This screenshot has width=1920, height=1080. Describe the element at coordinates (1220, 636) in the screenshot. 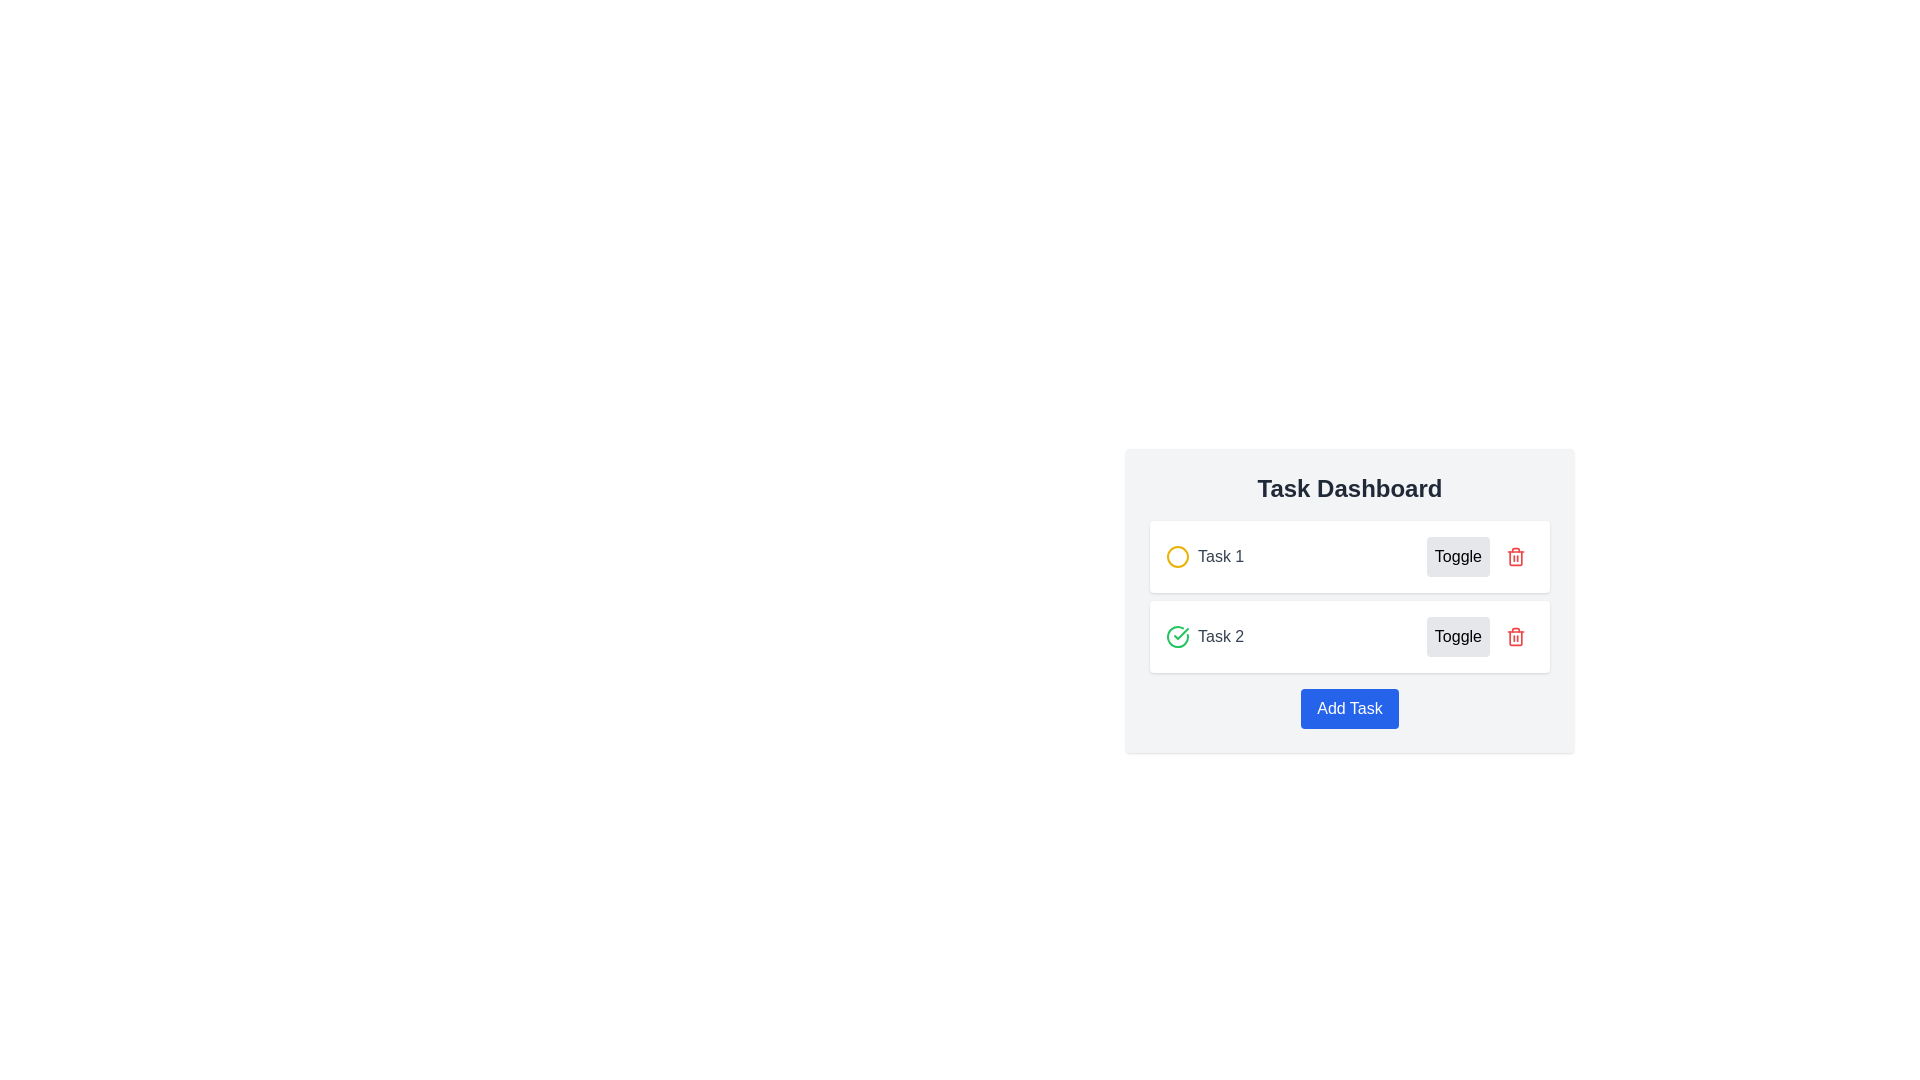

I see `text label displaying 'Task 2', which is styled in gray and positioned next to a green checkmark icon in a task list` at that location.